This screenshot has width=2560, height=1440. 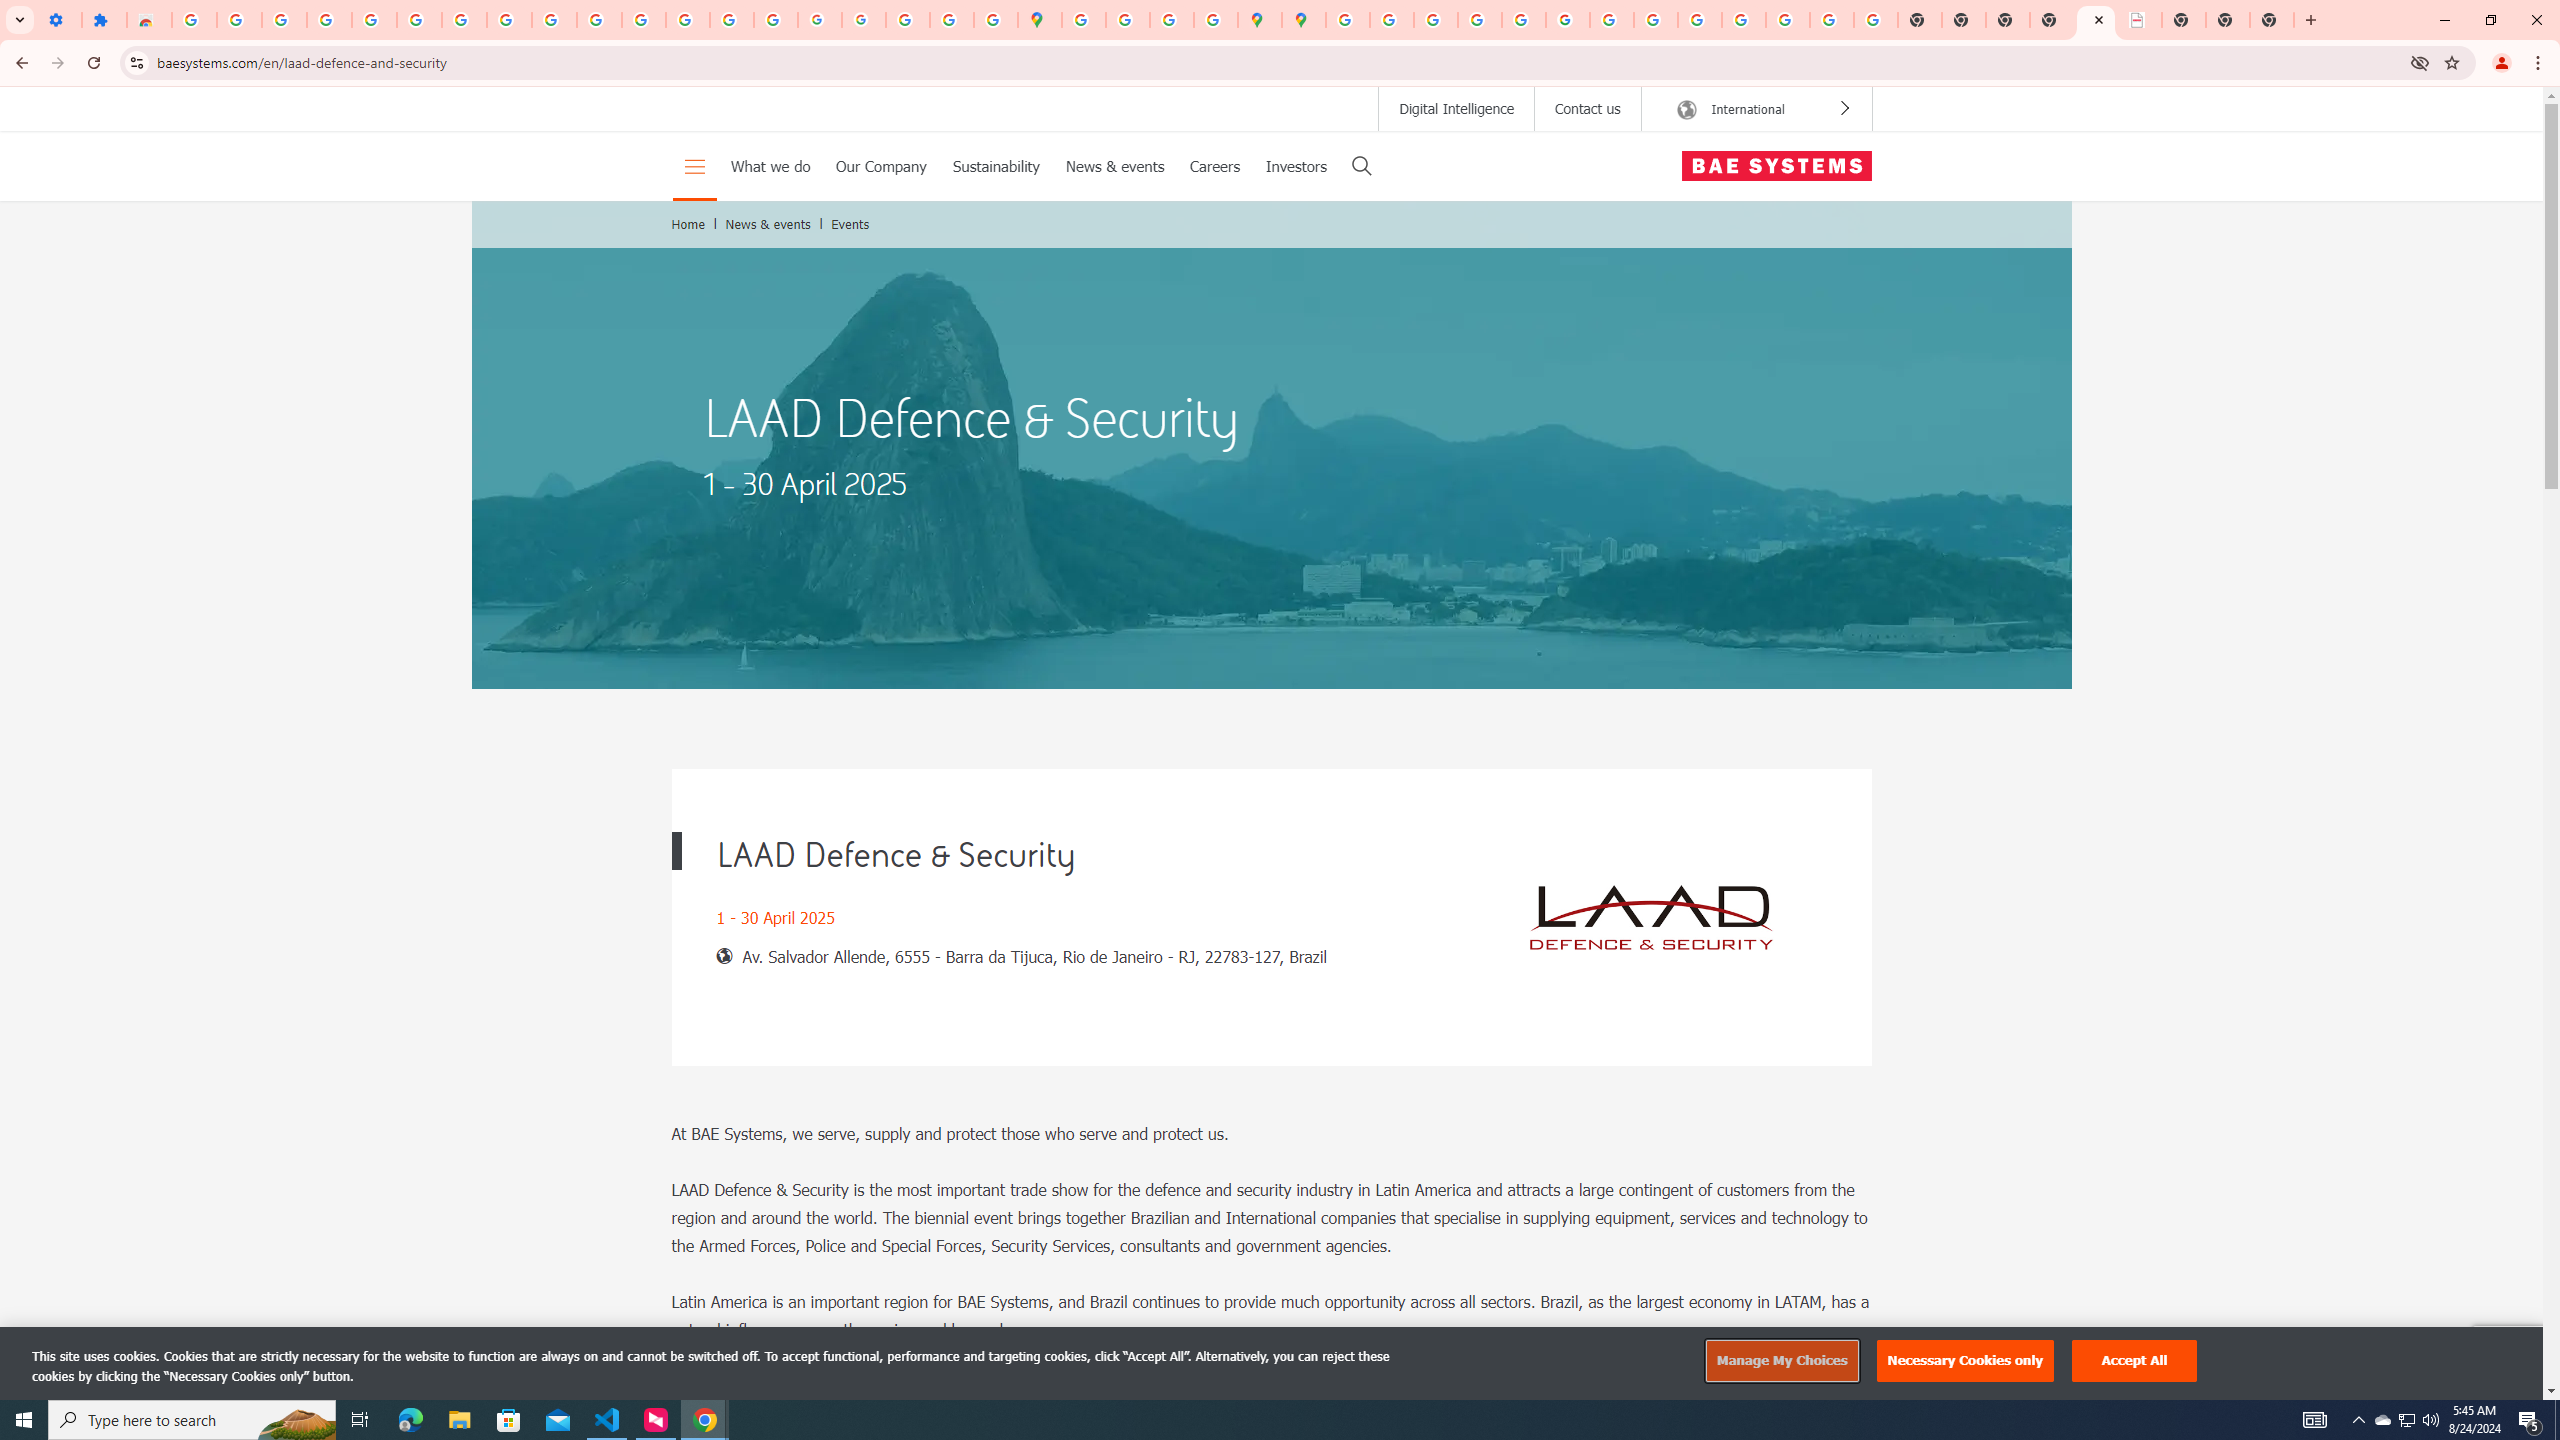 I want to click on 'BAE Systems Brasil | BAE Systems', so click(x=2140, y=19).